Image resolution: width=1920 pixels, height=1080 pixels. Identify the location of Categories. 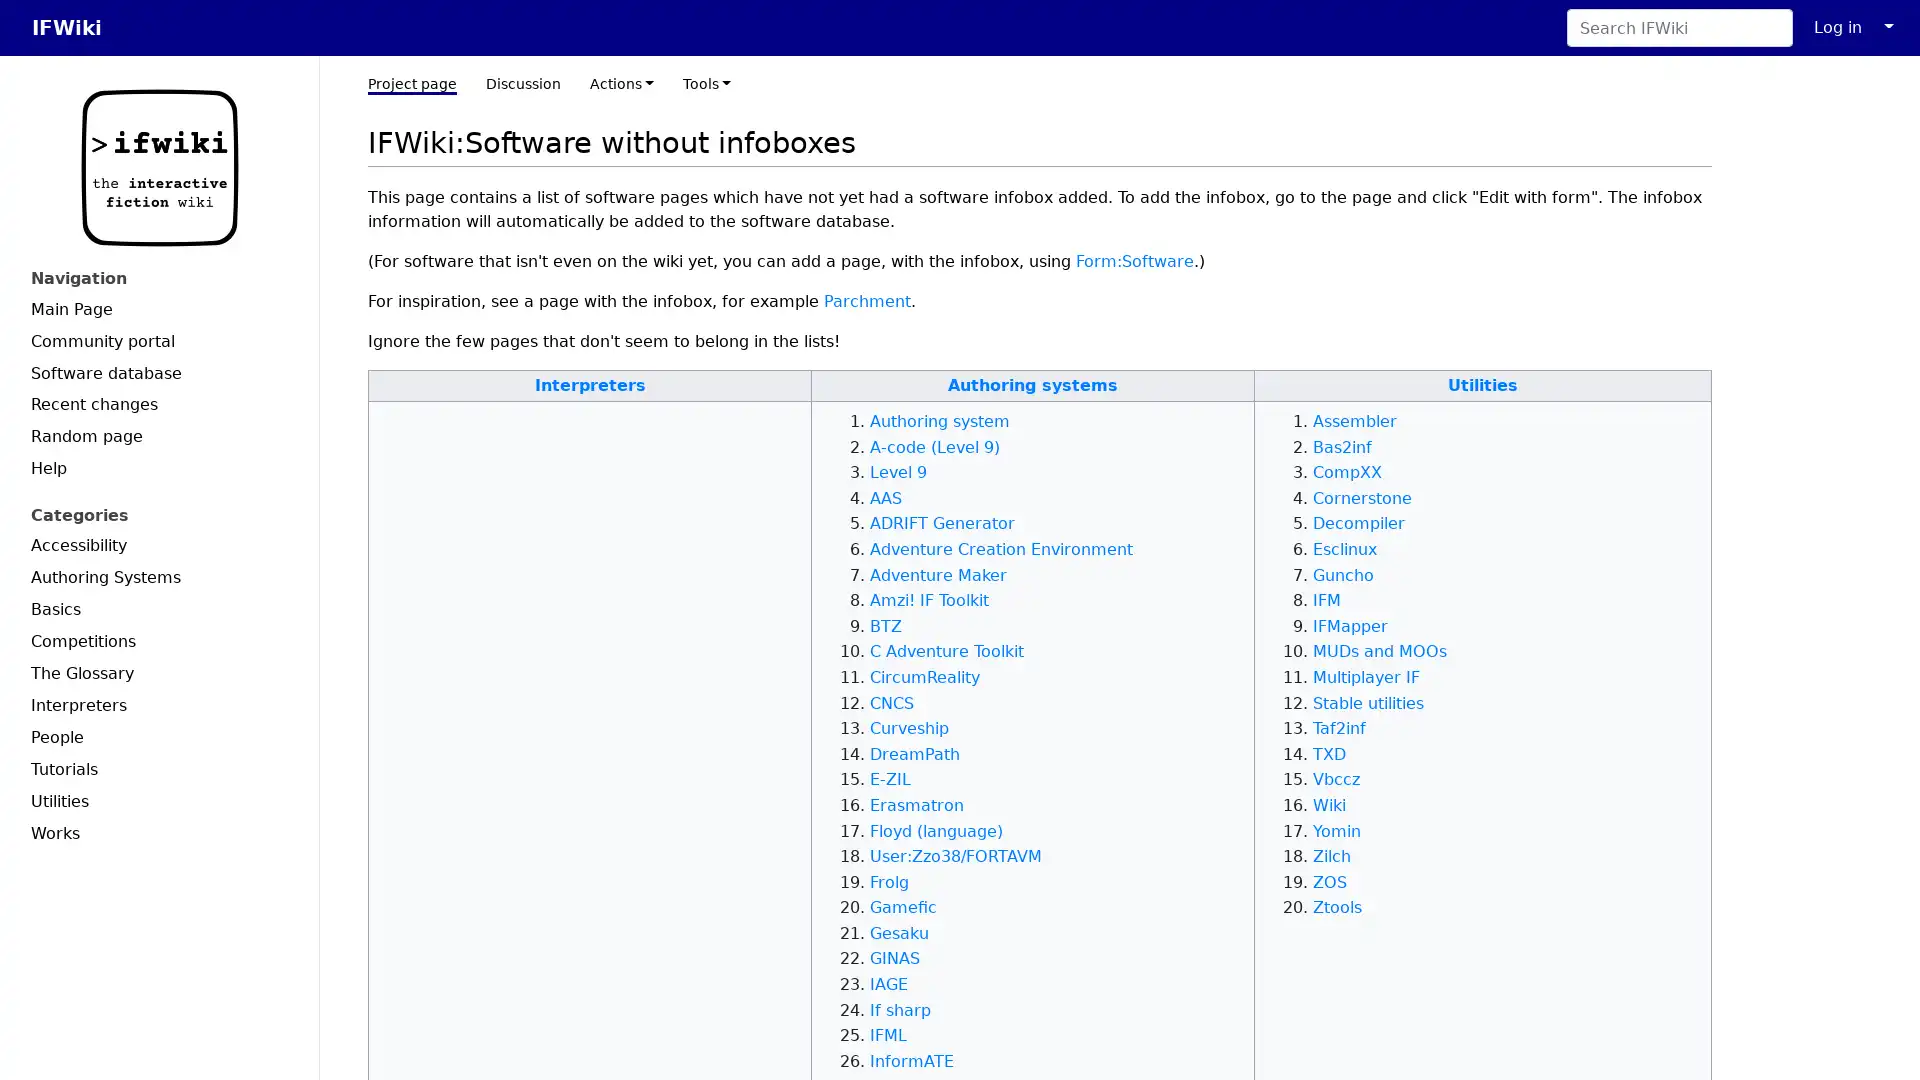
(158, 514).